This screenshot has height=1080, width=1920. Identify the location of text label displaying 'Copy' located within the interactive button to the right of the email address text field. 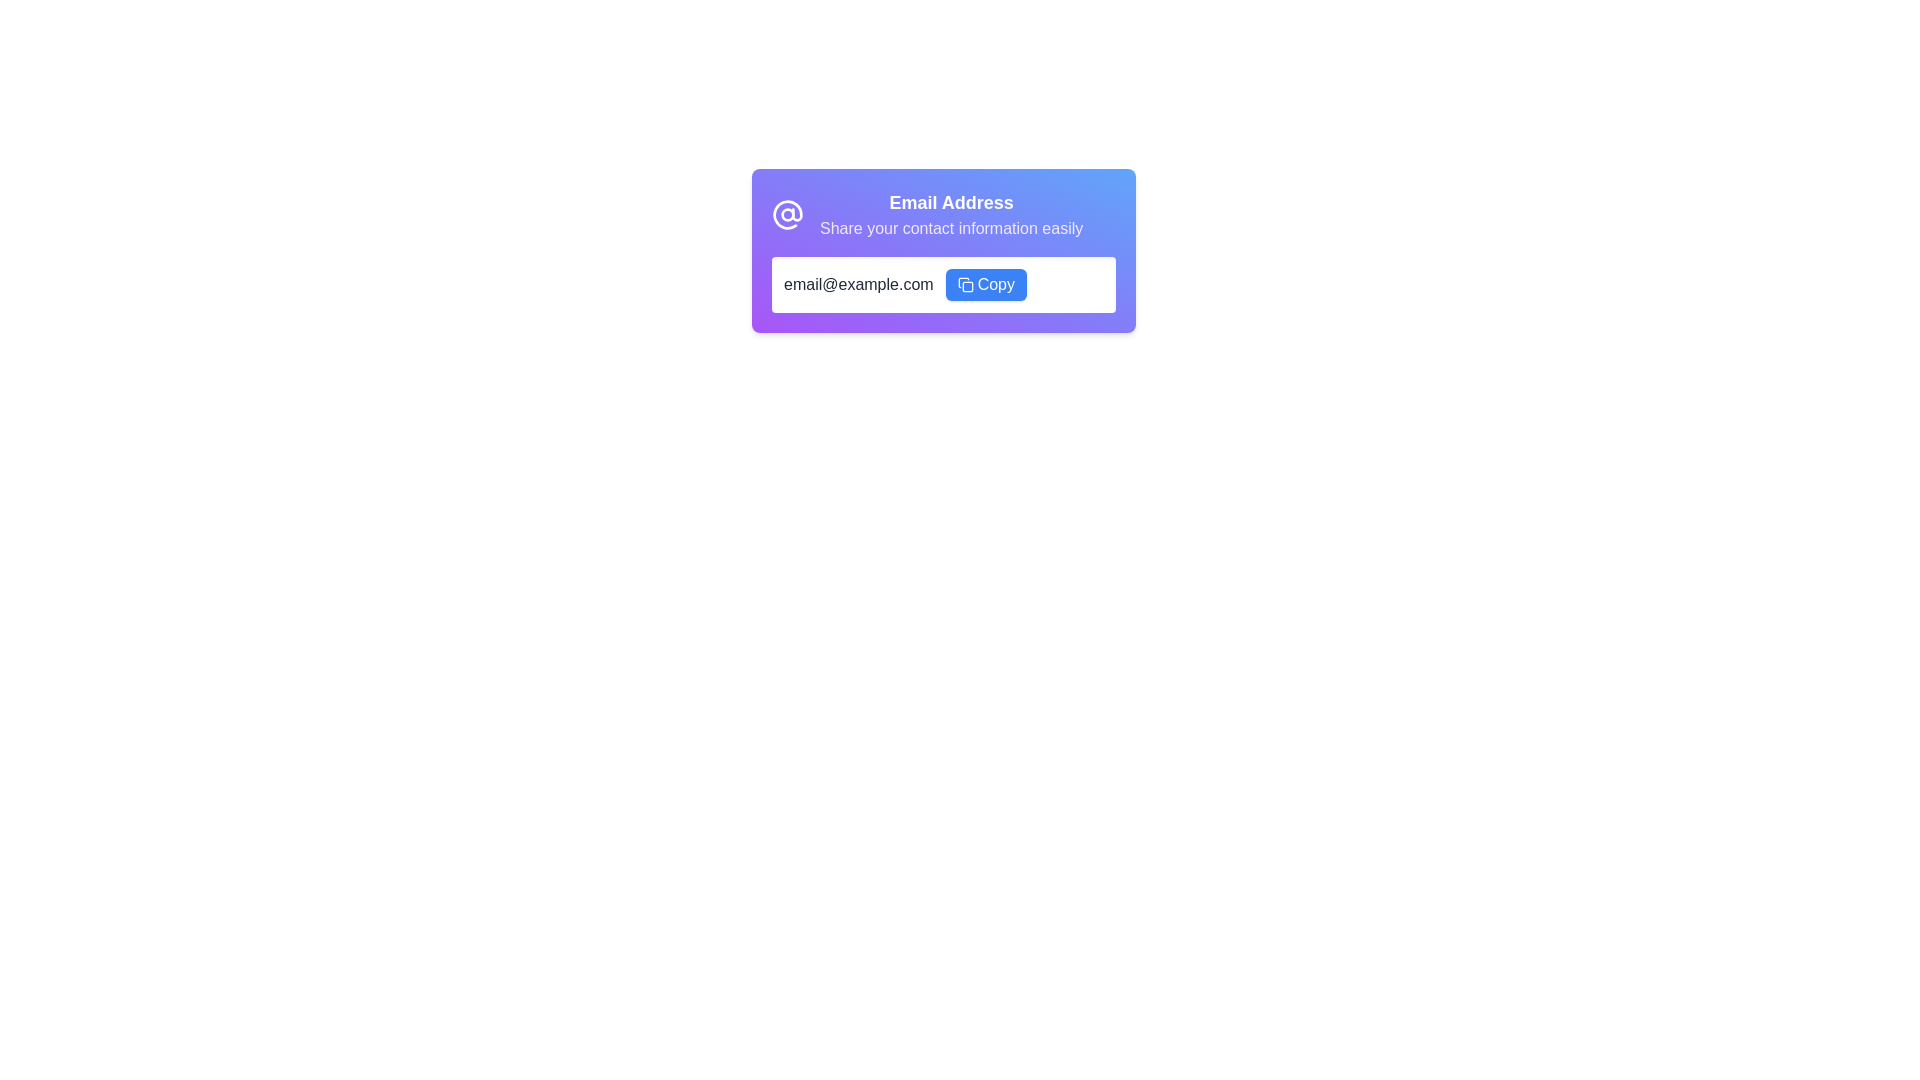
(986, 285).